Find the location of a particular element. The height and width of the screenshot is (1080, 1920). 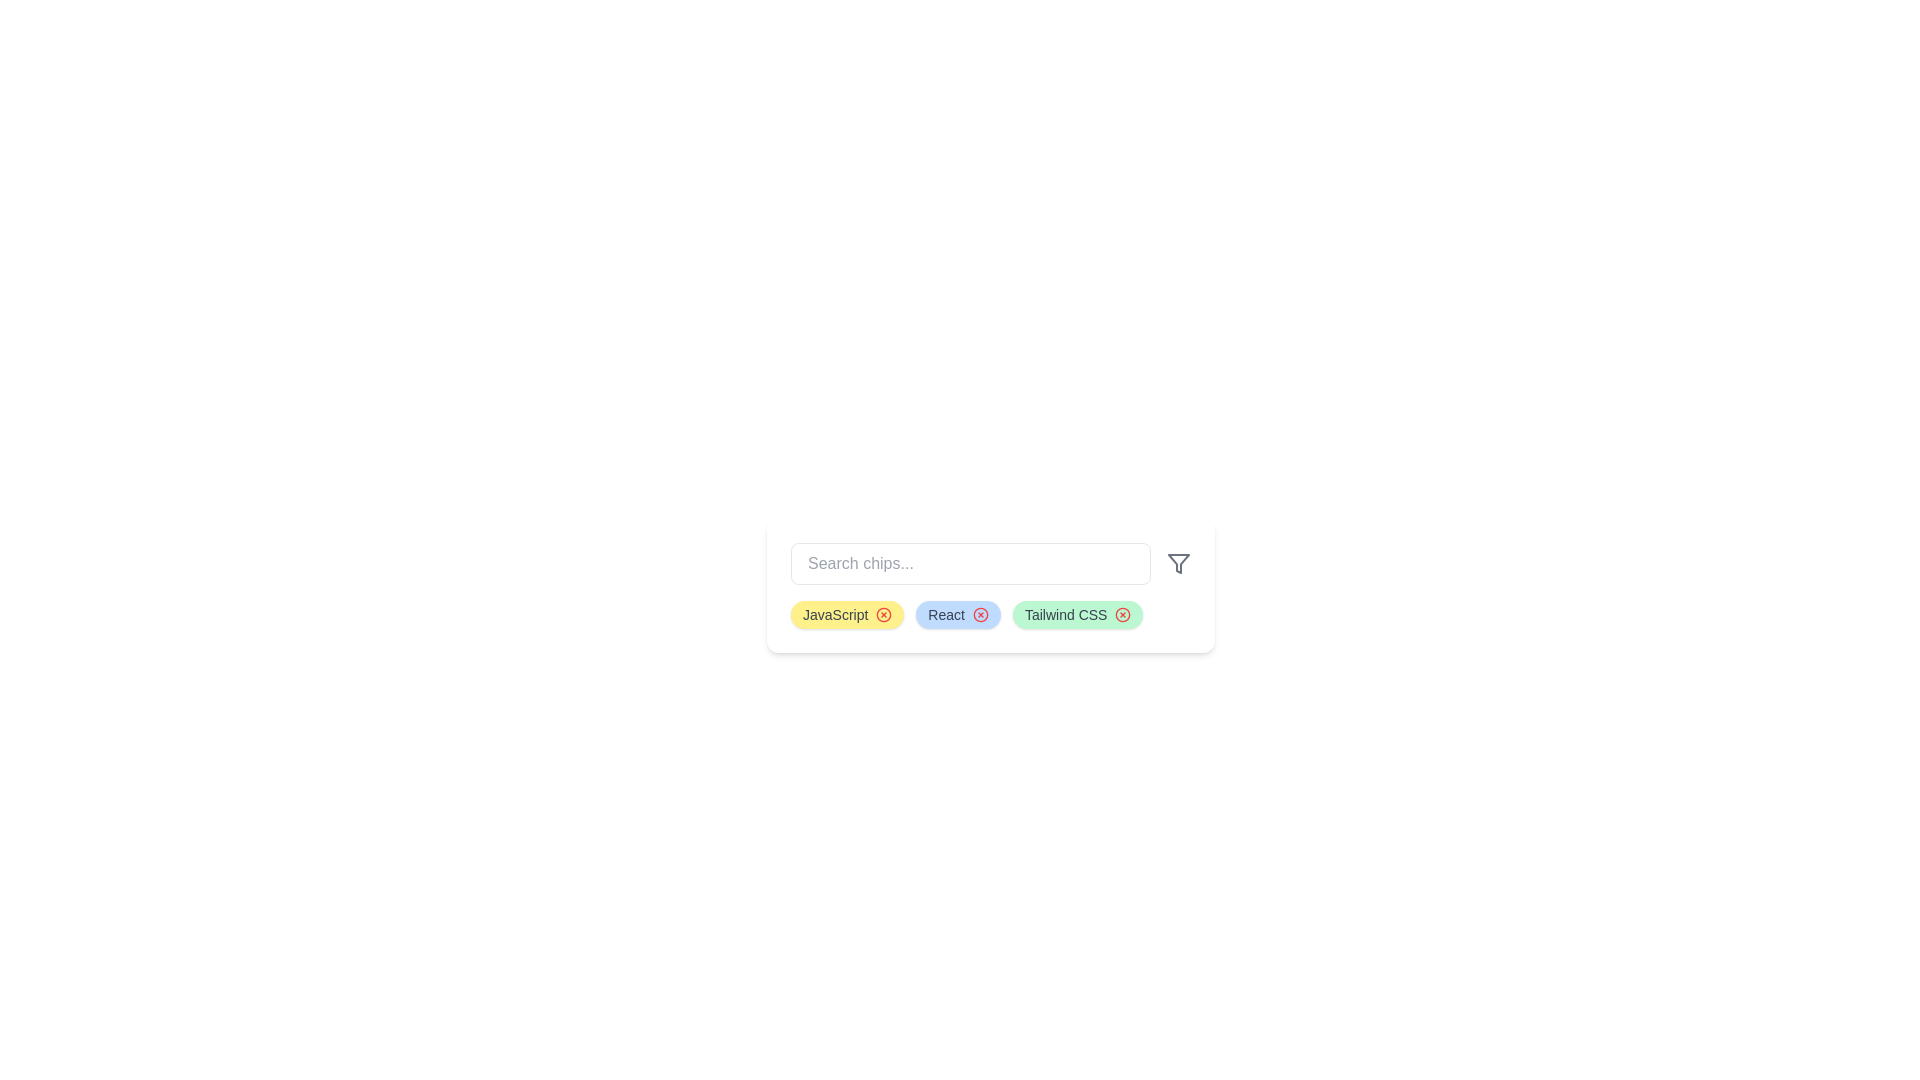

the chip with label React to visually identify it is located at coordinates (957, 613).